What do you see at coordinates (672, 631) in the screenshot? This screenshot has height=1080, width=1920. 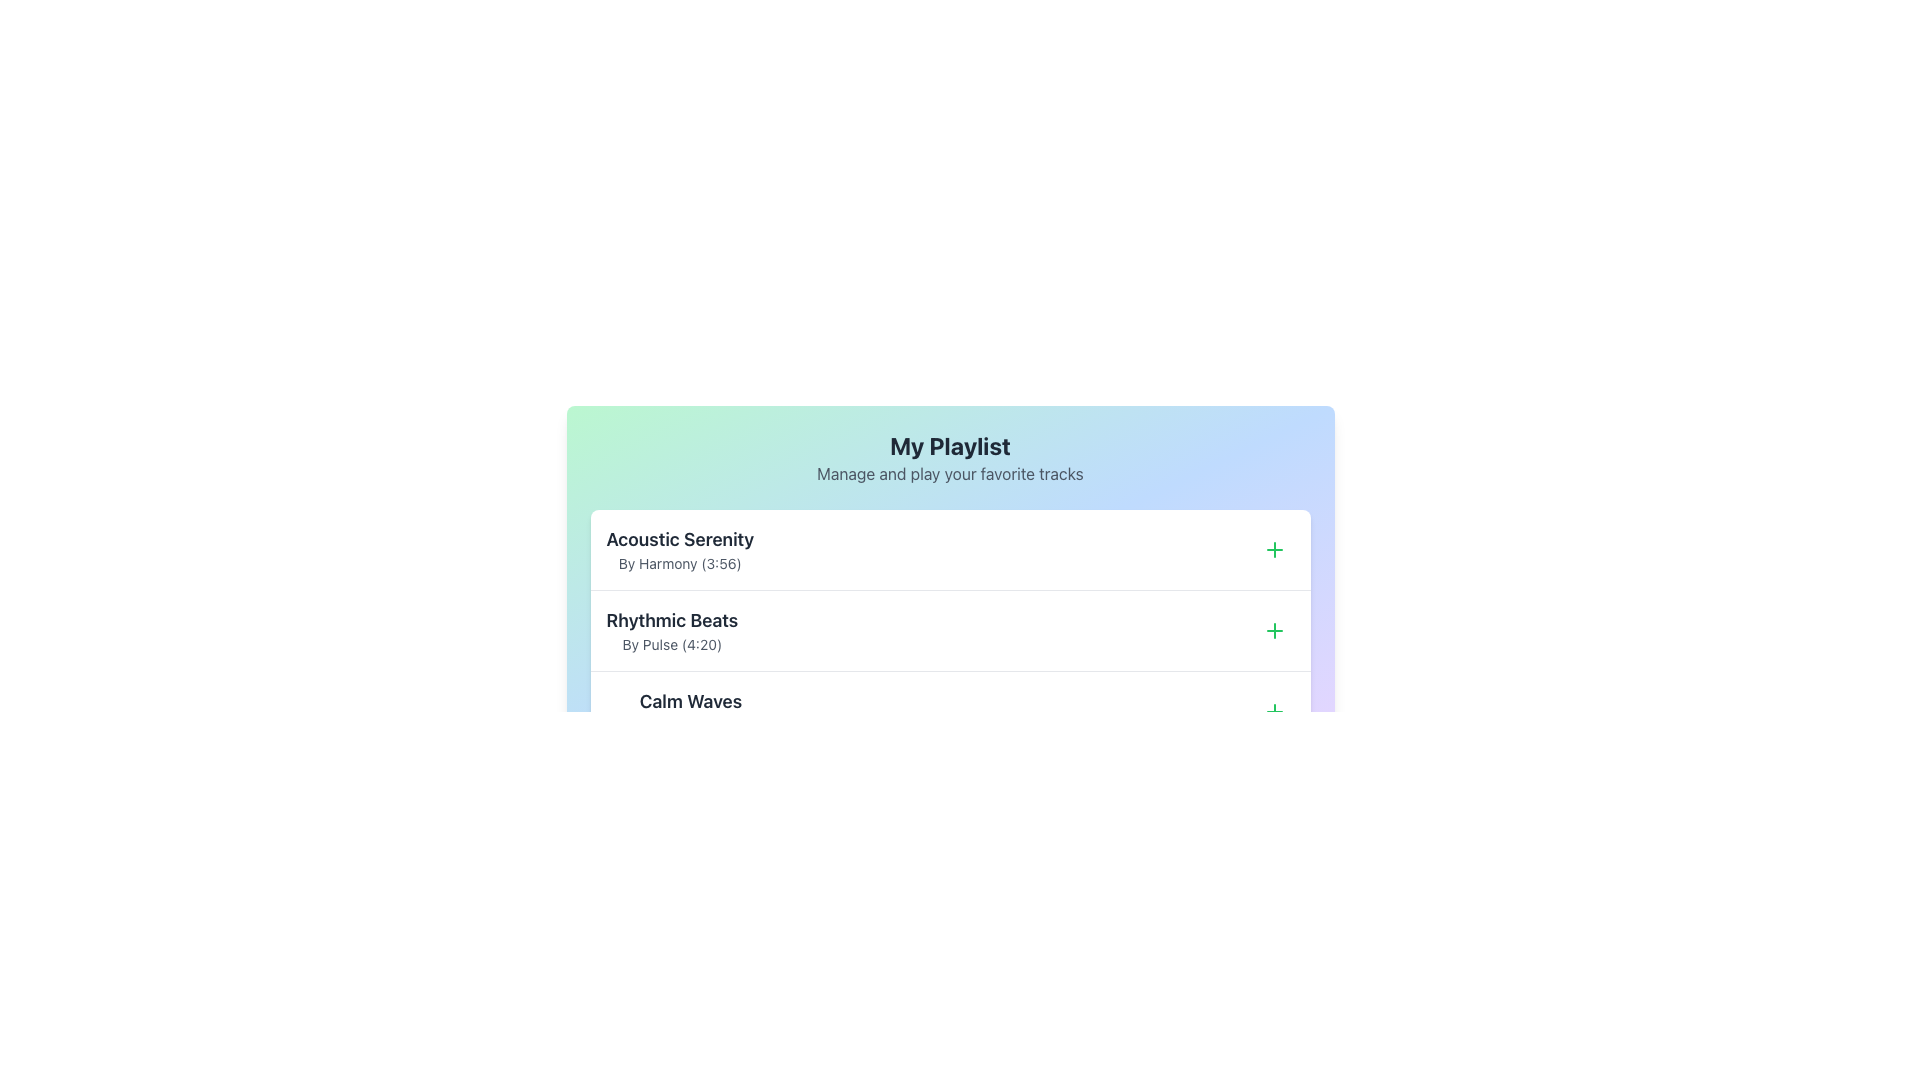 I see `the Text Display Component that shows information about a specific audio track in the playlist, positioned between 'Acoustic Serenity' and 'Calm Waves'` at bounding box center [672, 631].